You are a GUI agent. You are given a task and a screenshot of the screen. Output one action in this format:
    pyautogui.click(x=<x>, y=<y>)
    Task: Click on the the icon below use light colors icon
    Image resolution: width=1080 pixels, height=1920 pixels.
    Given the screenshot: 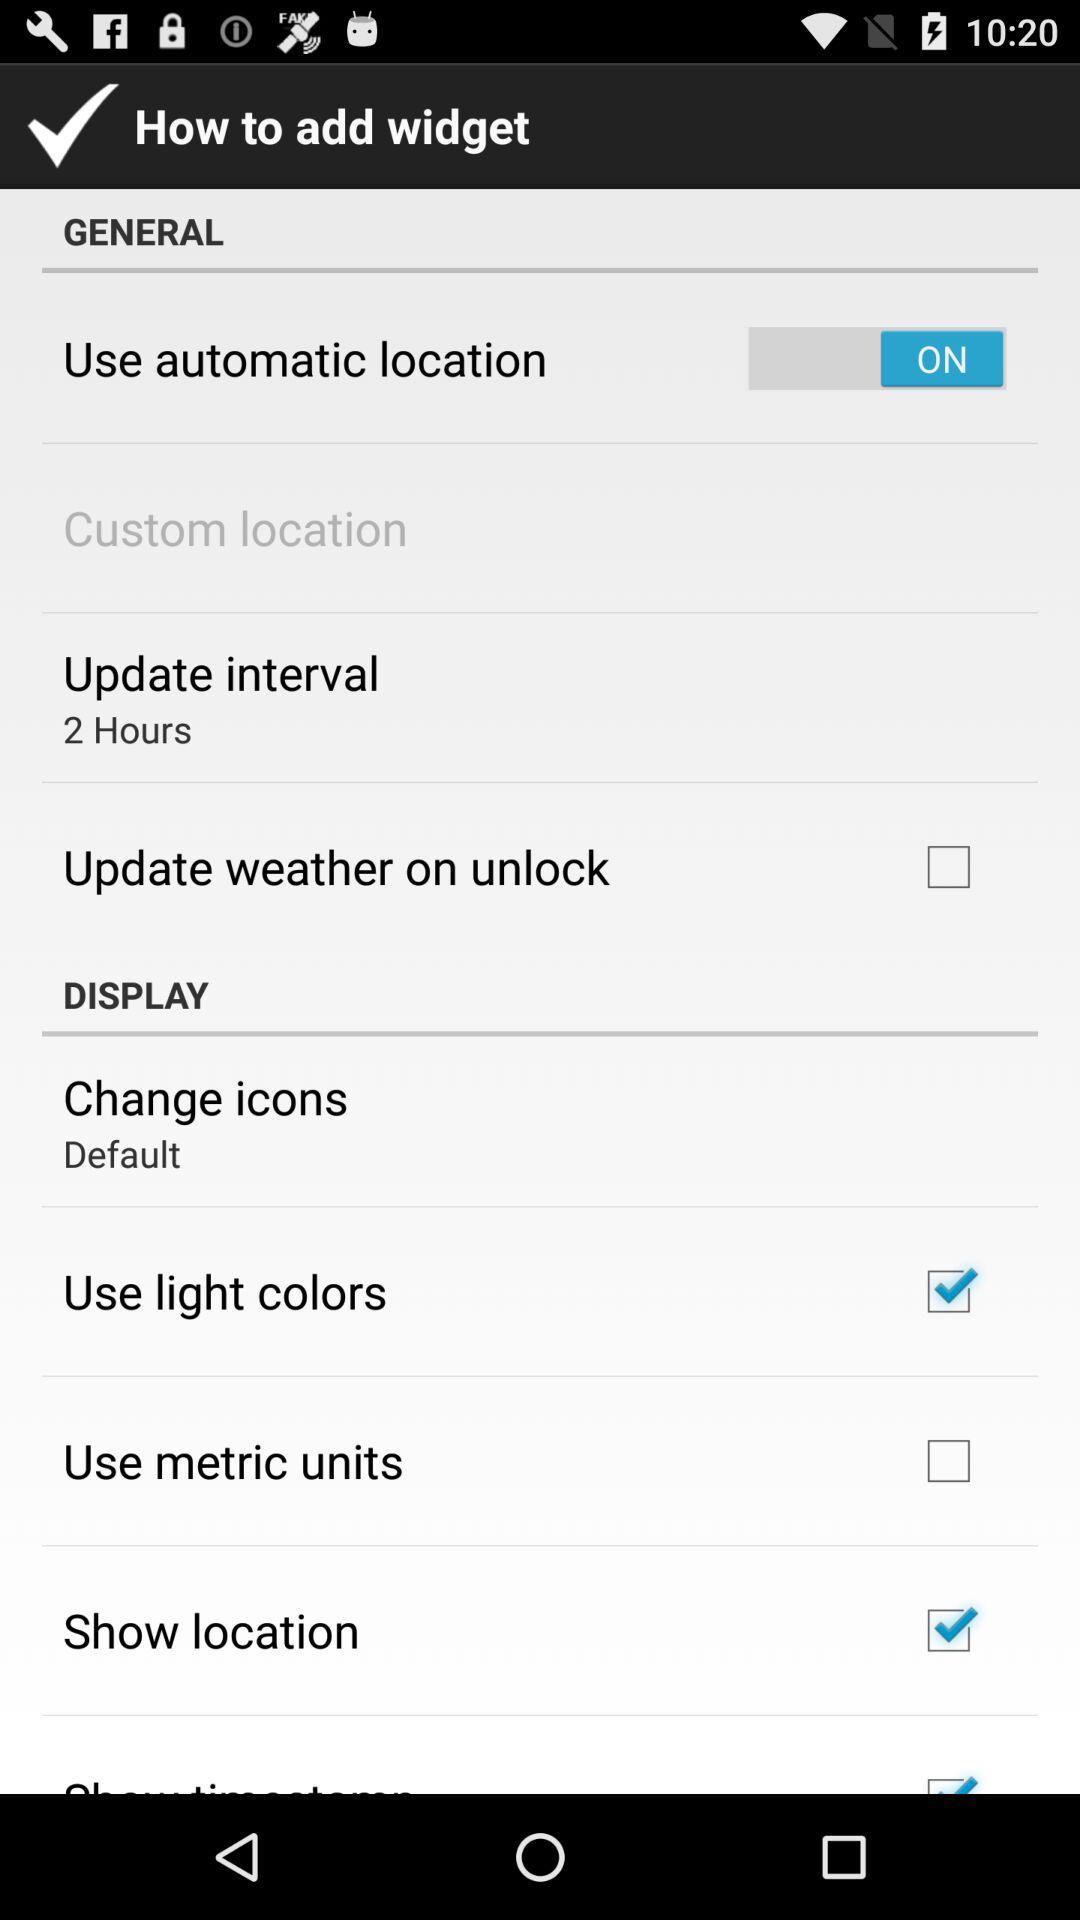 What is the action you would take?
    pyautogui.click(x=232, y=1460)
    